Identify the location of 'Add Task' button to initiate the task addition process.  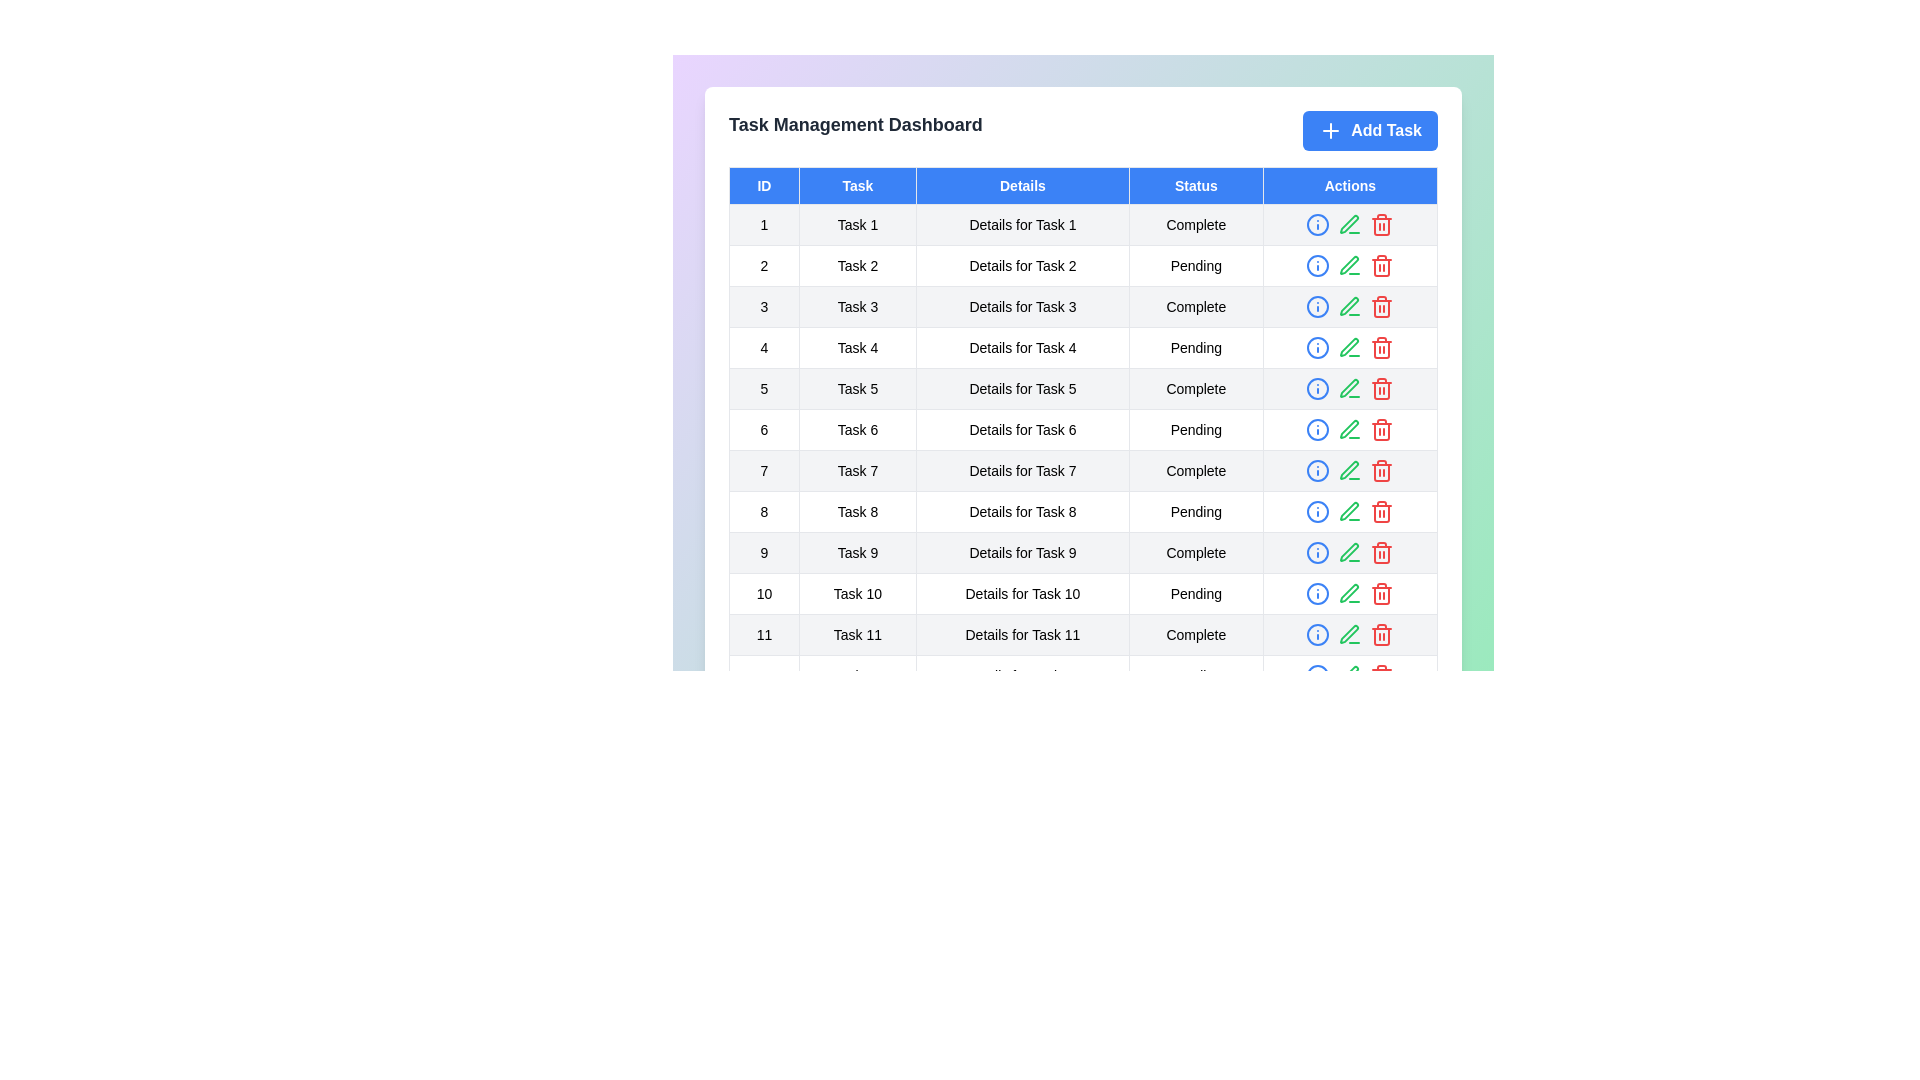
(1369, 131).